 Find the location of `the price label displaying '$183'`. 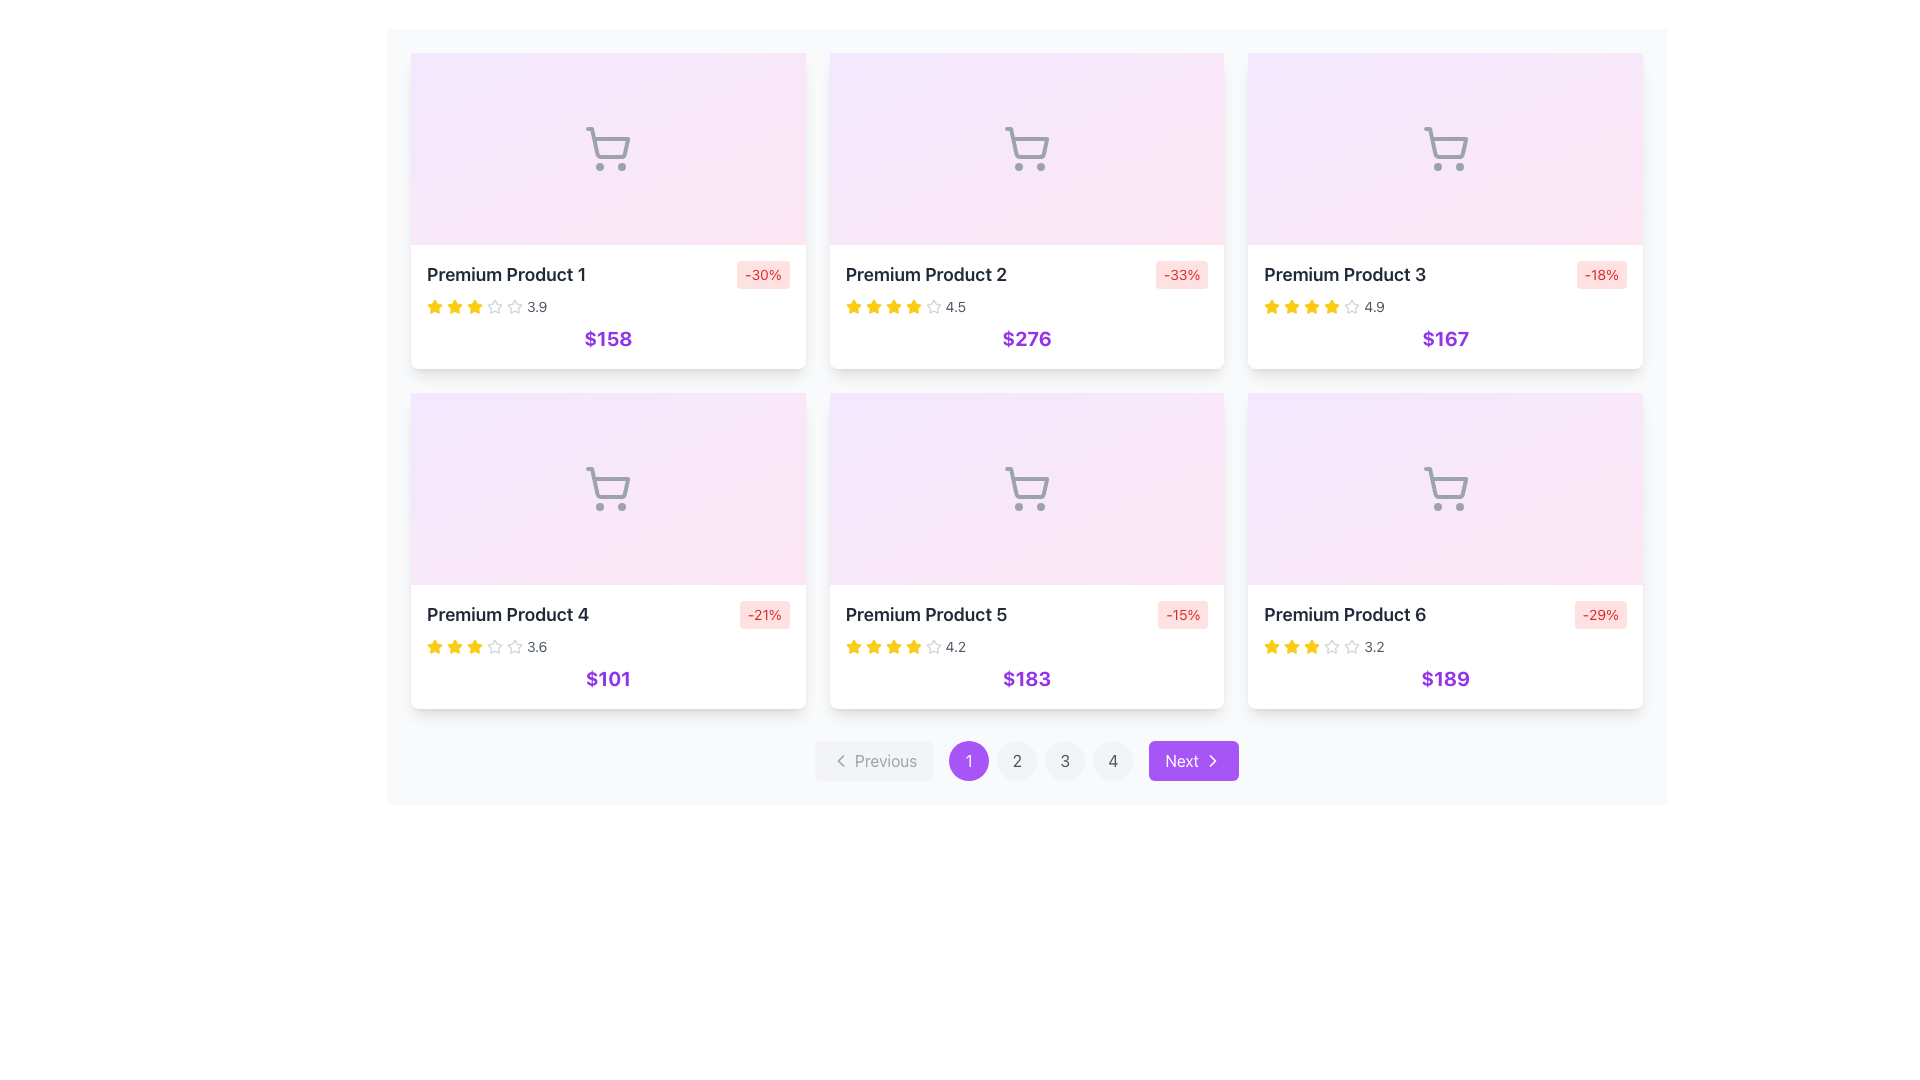

the price label displaying '$183' is located at coordinates (1027, 677).